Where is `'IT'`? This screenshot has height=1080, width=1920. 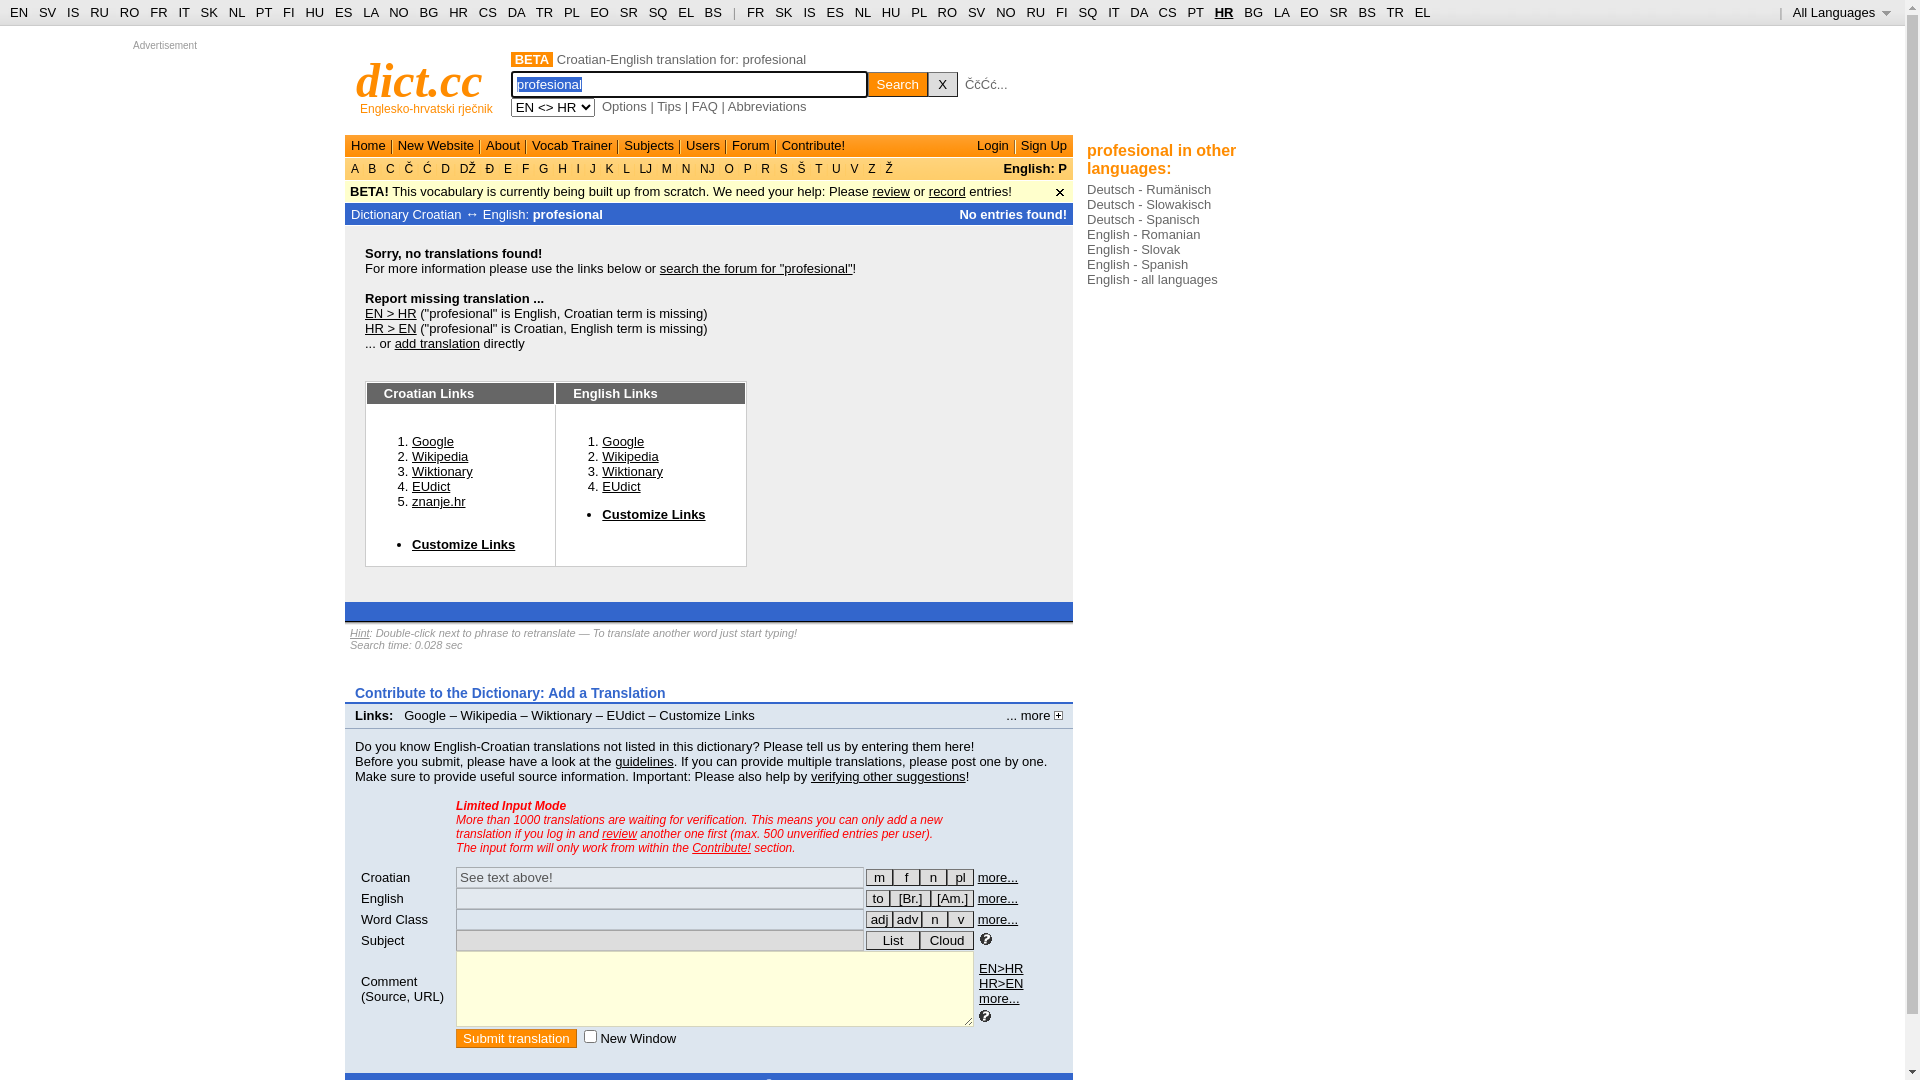
'IT' is located at coordinates (1112, 12).